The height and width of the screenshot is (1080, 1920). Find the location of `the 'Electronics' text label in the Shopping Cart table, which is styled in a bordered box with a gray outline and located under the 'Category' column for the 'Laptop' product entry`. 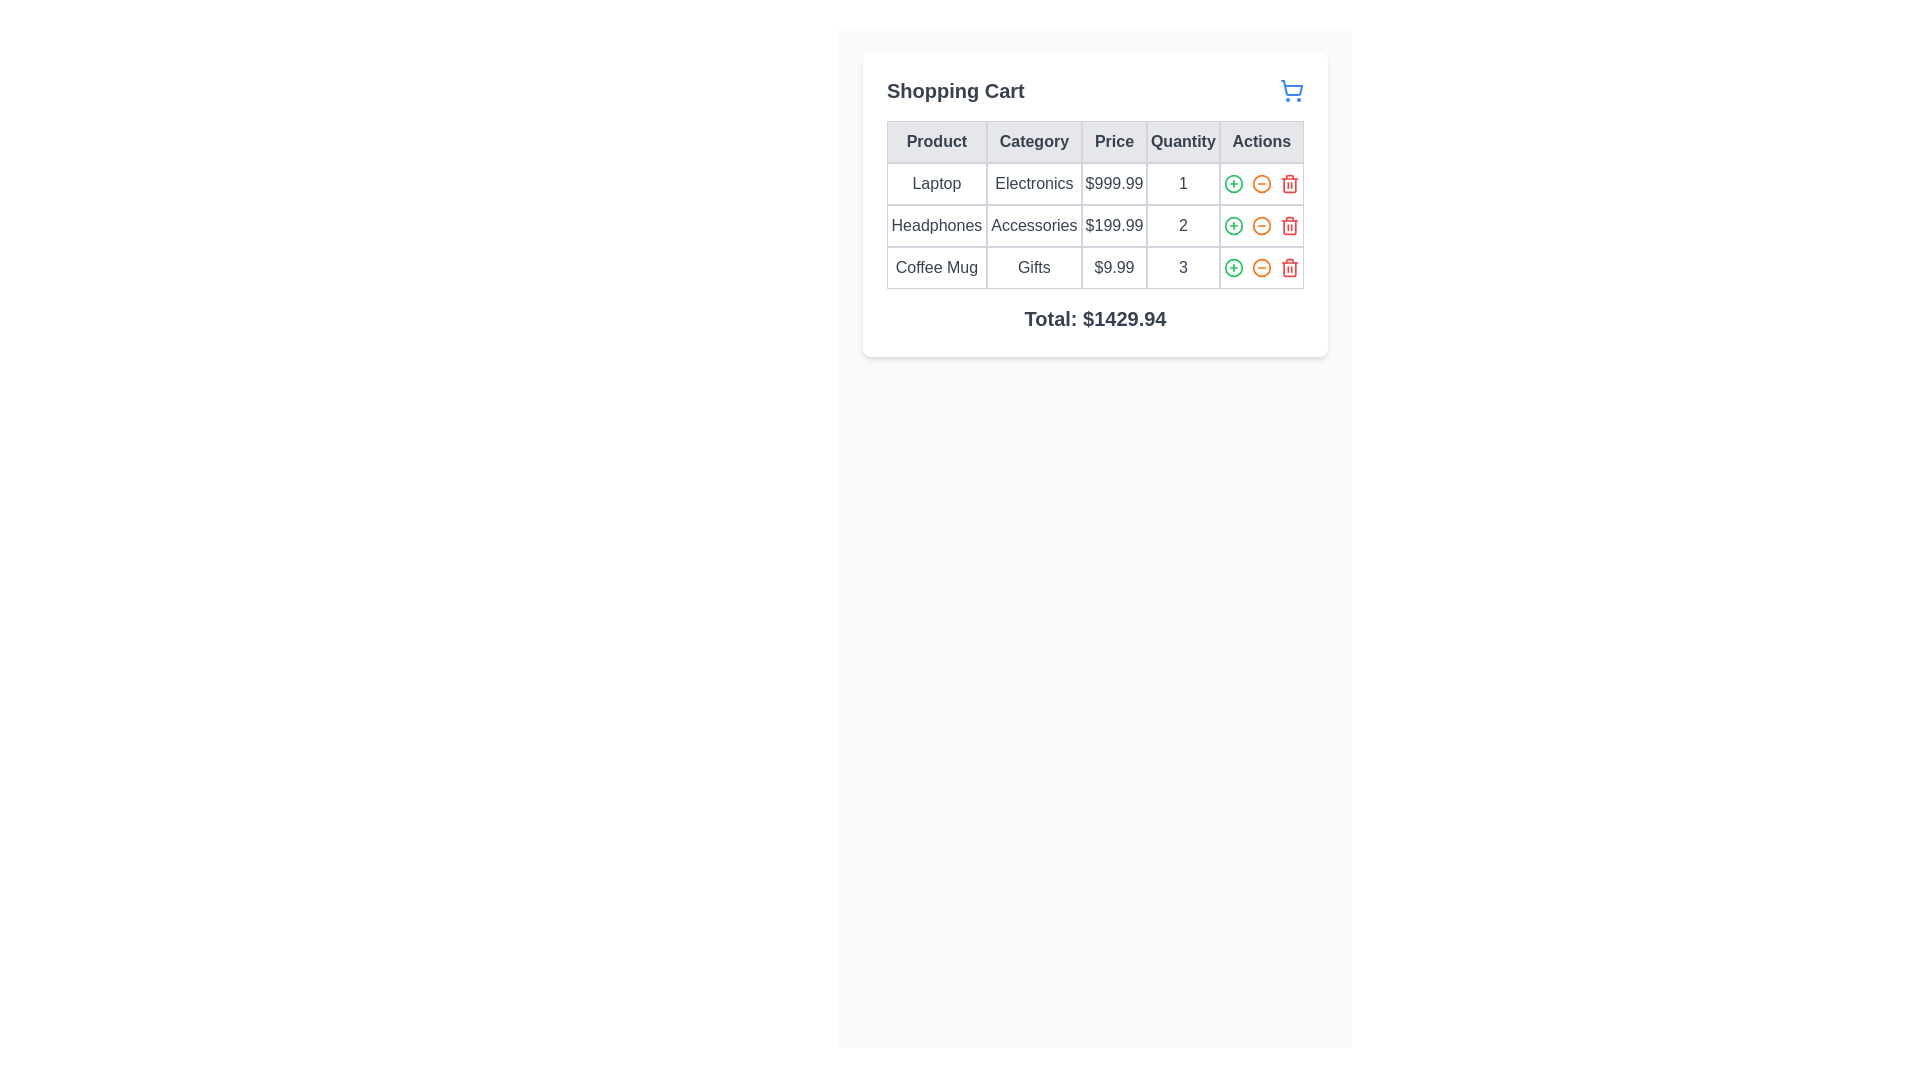

the 'Electronics' text label in the Shopping Cart table, which is styled in a bordered box with a gray outline and located under the 'Category' column for the 'Laptop' product entry is located at coordinates (1034, 184).